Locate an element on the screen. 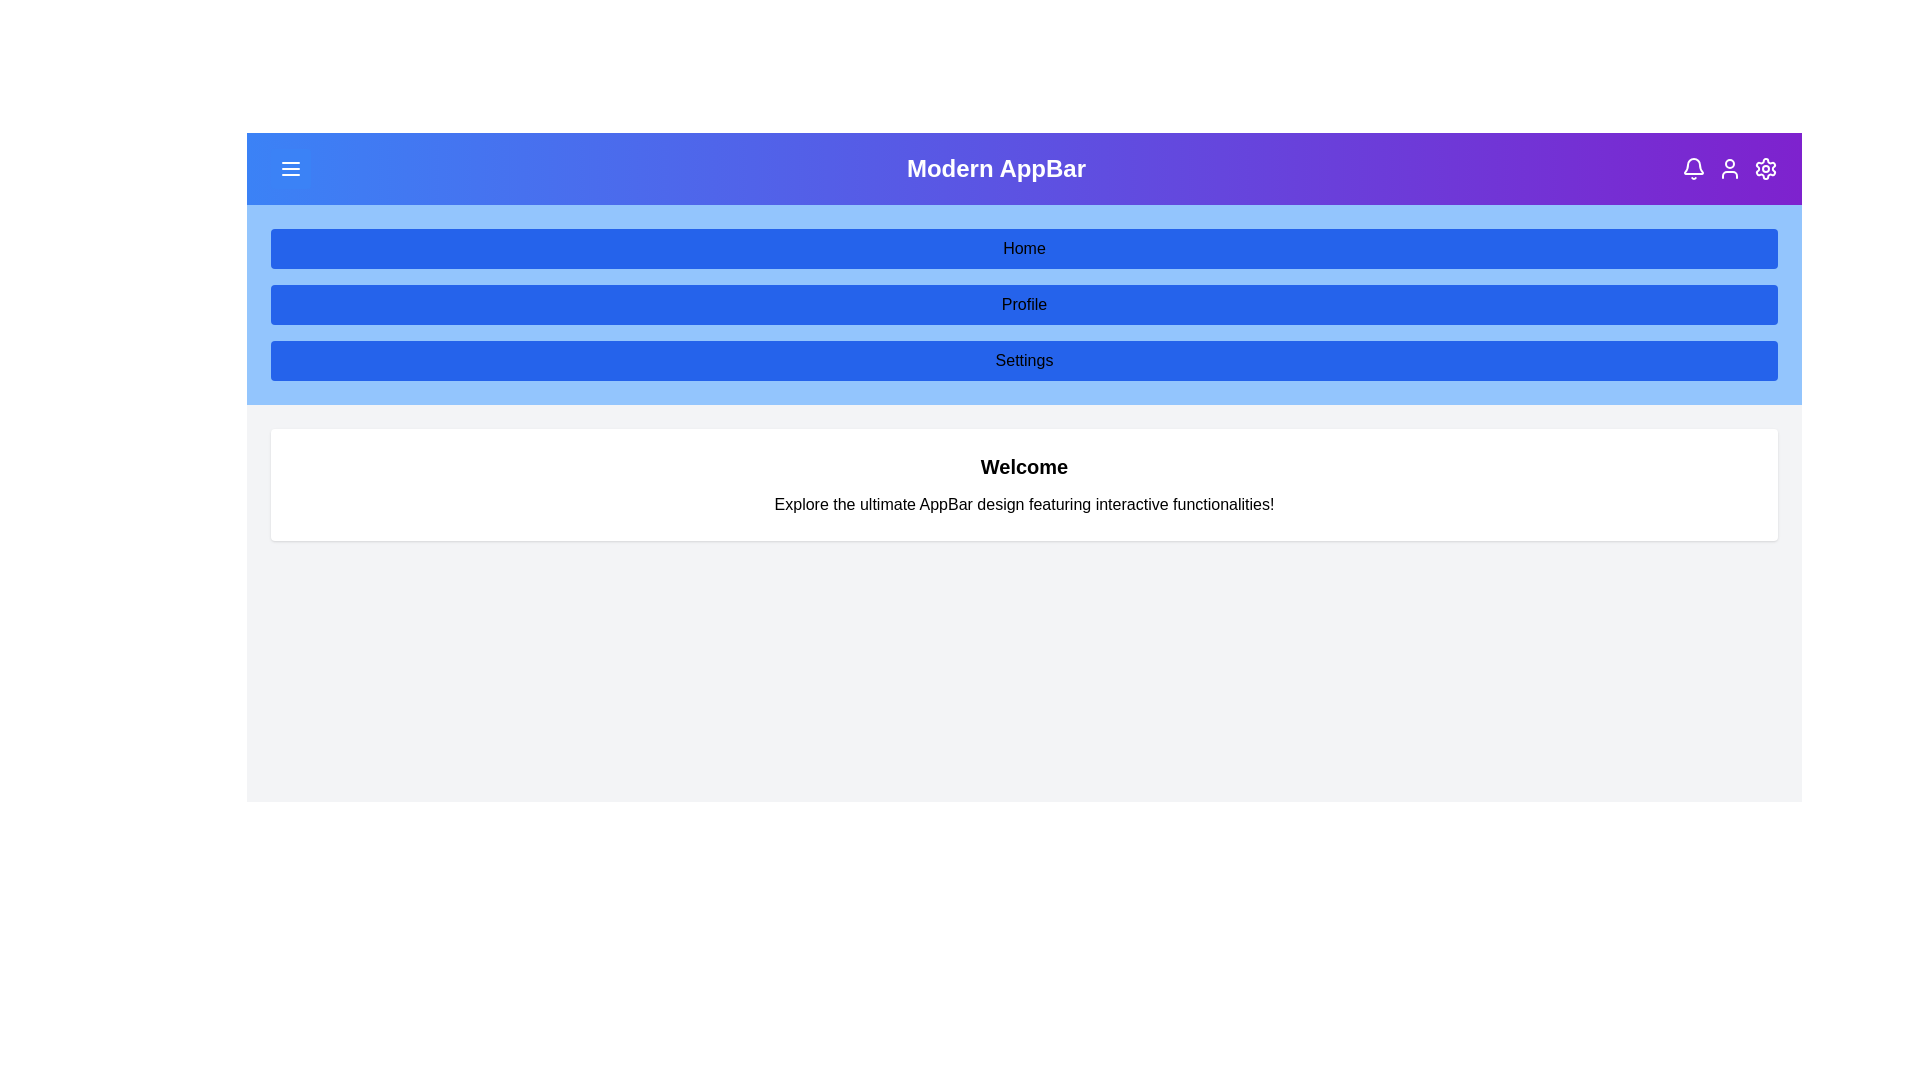  the user icon to open profile options is located at coordinates (1728, 168).